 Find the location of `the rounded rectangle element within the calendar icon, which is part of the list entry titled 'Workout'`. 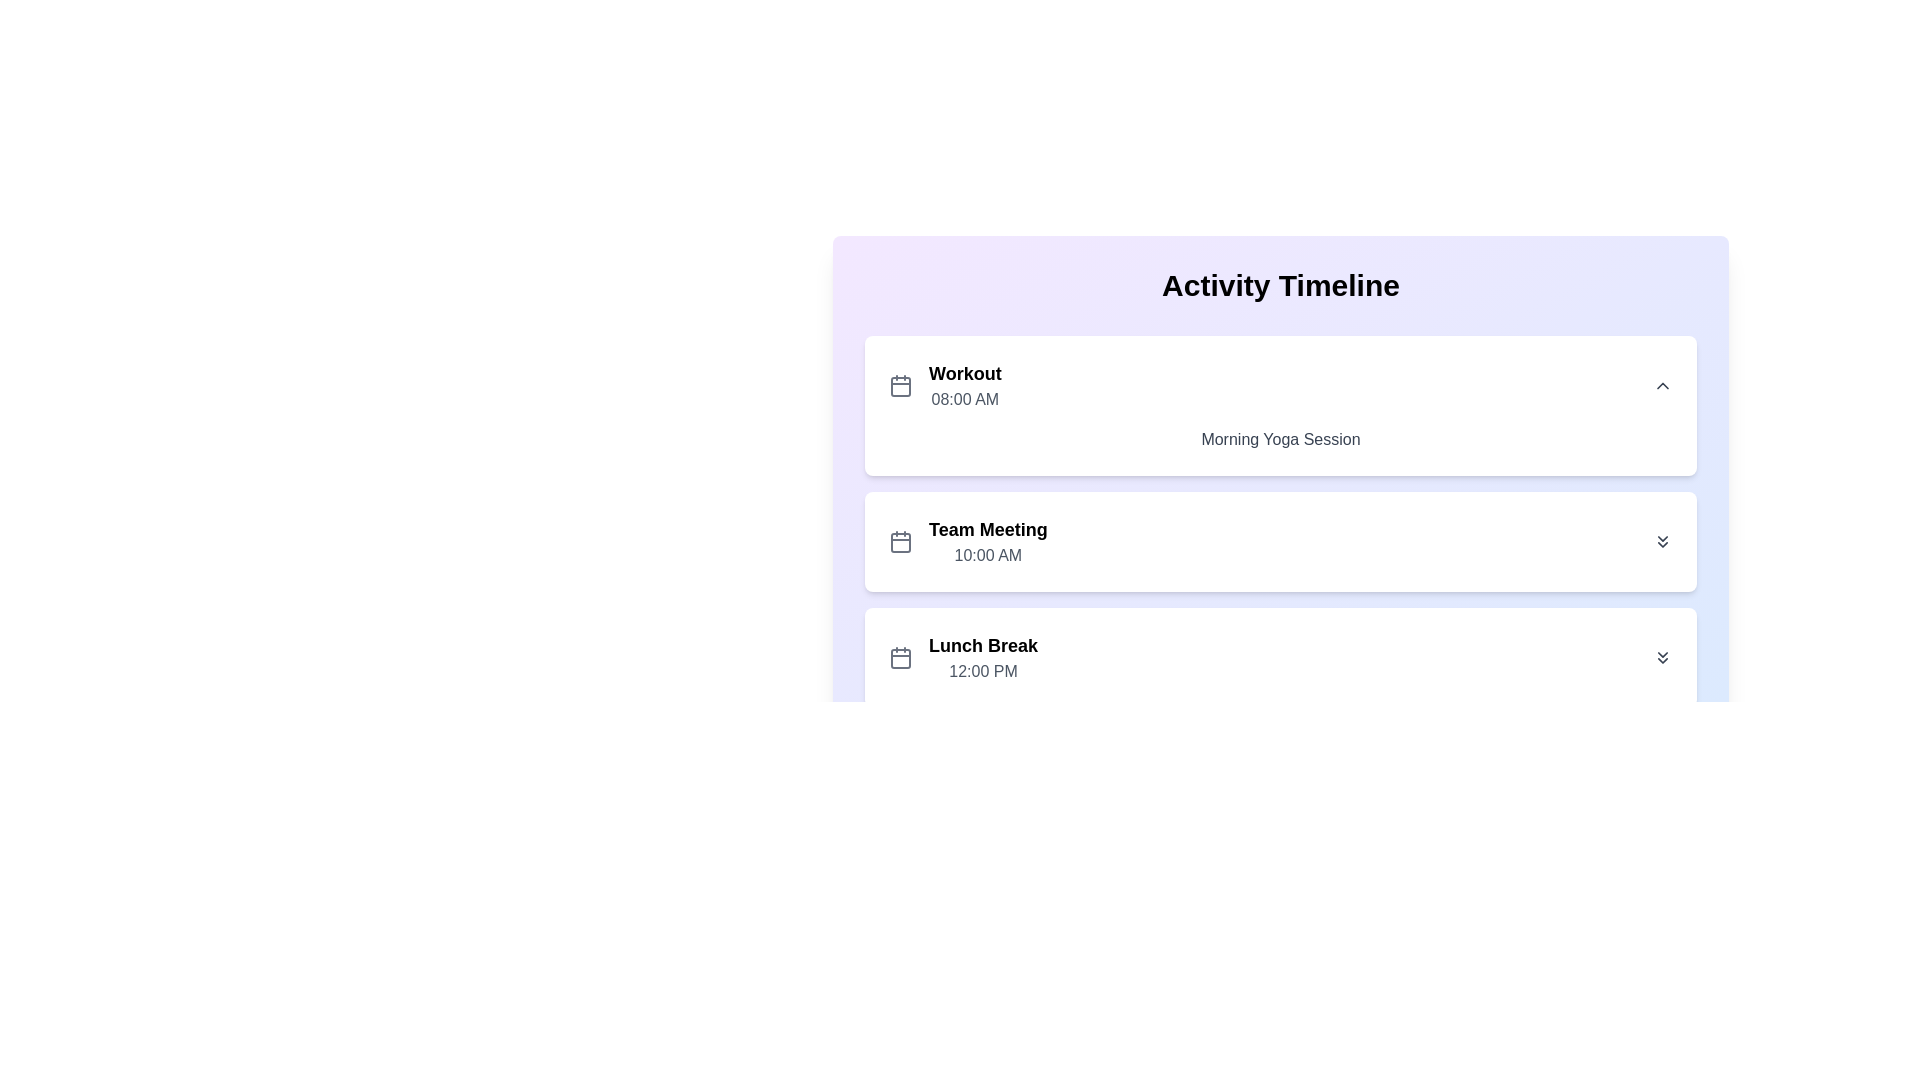

the rounded rectangle element within the calendar icon, which is part of the list entry titled 'Workout' is located at coordinates (900, 386).